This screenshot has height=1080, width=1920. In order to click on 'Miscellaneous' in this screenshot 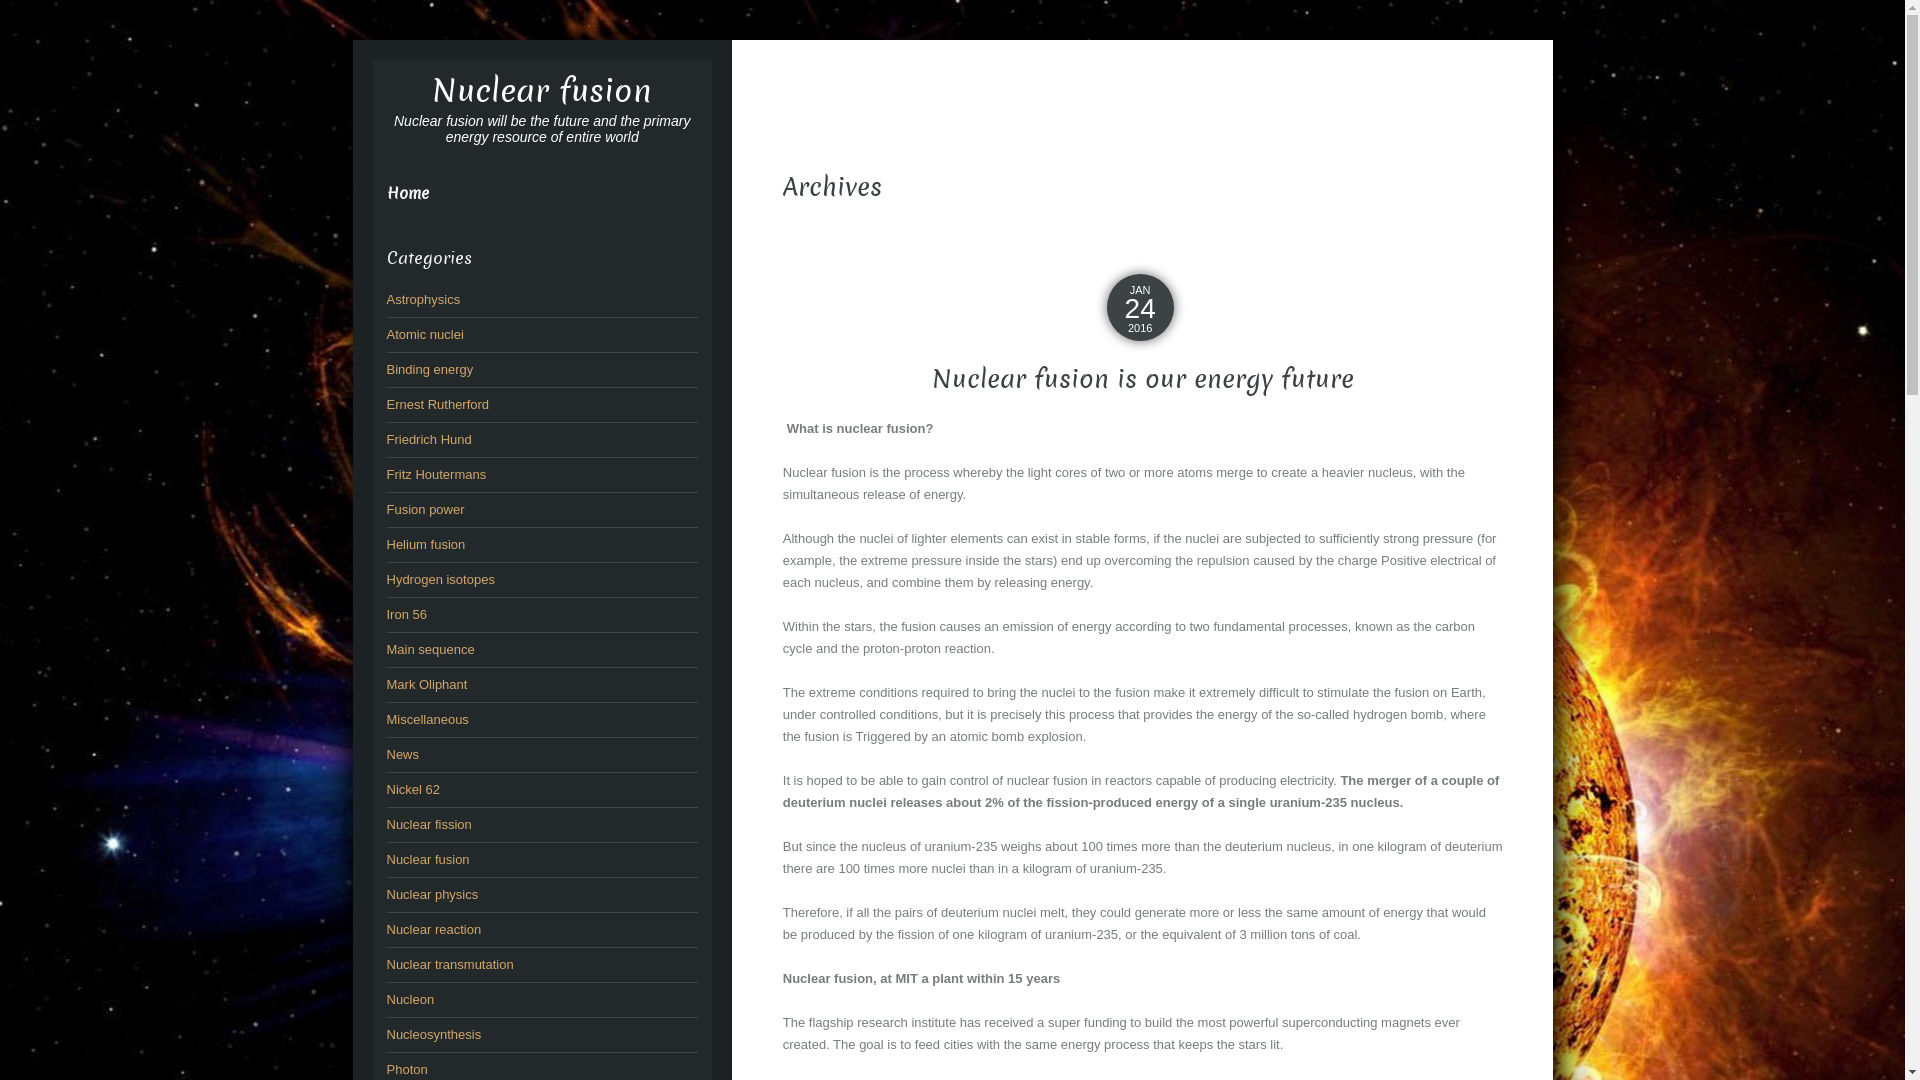, I will do `click(426, 718)`.